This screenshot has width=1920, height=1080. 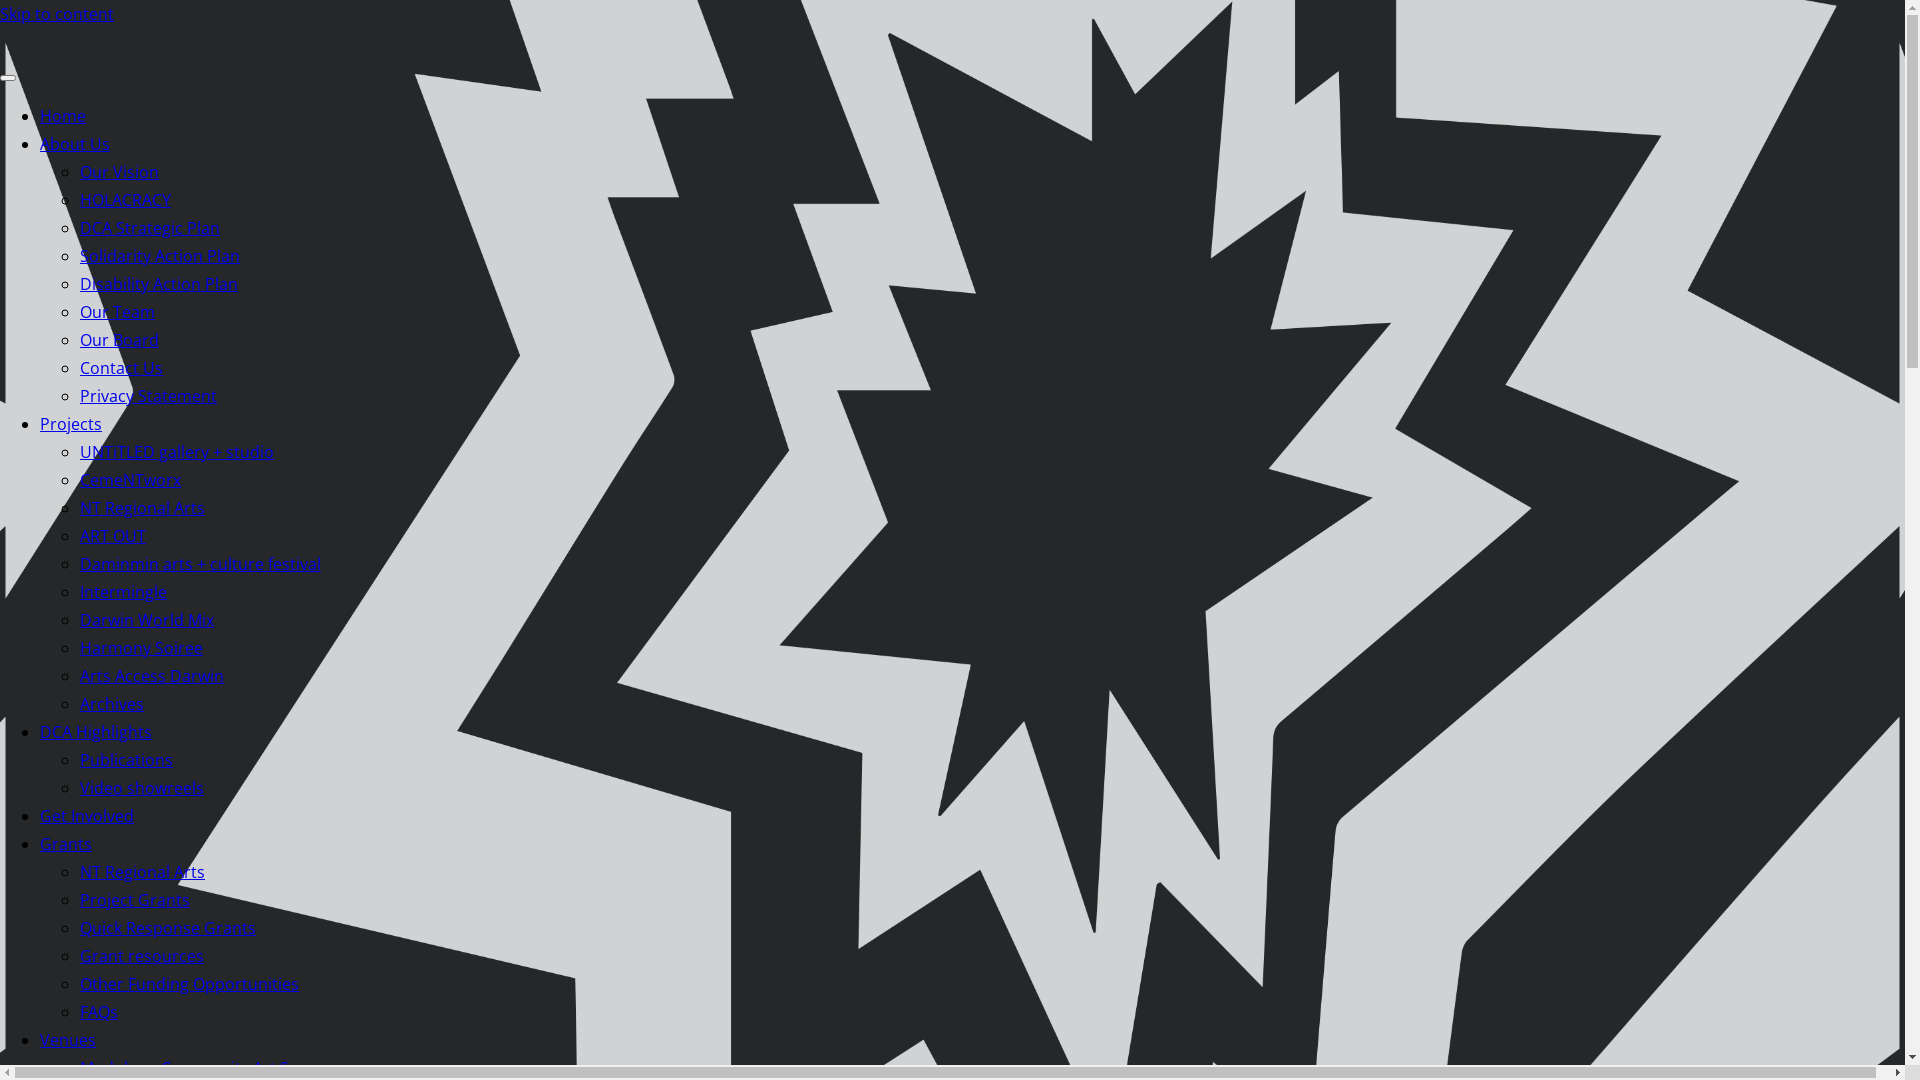 I want to click on 'HOLACRACY', so click(x=124, y=200).